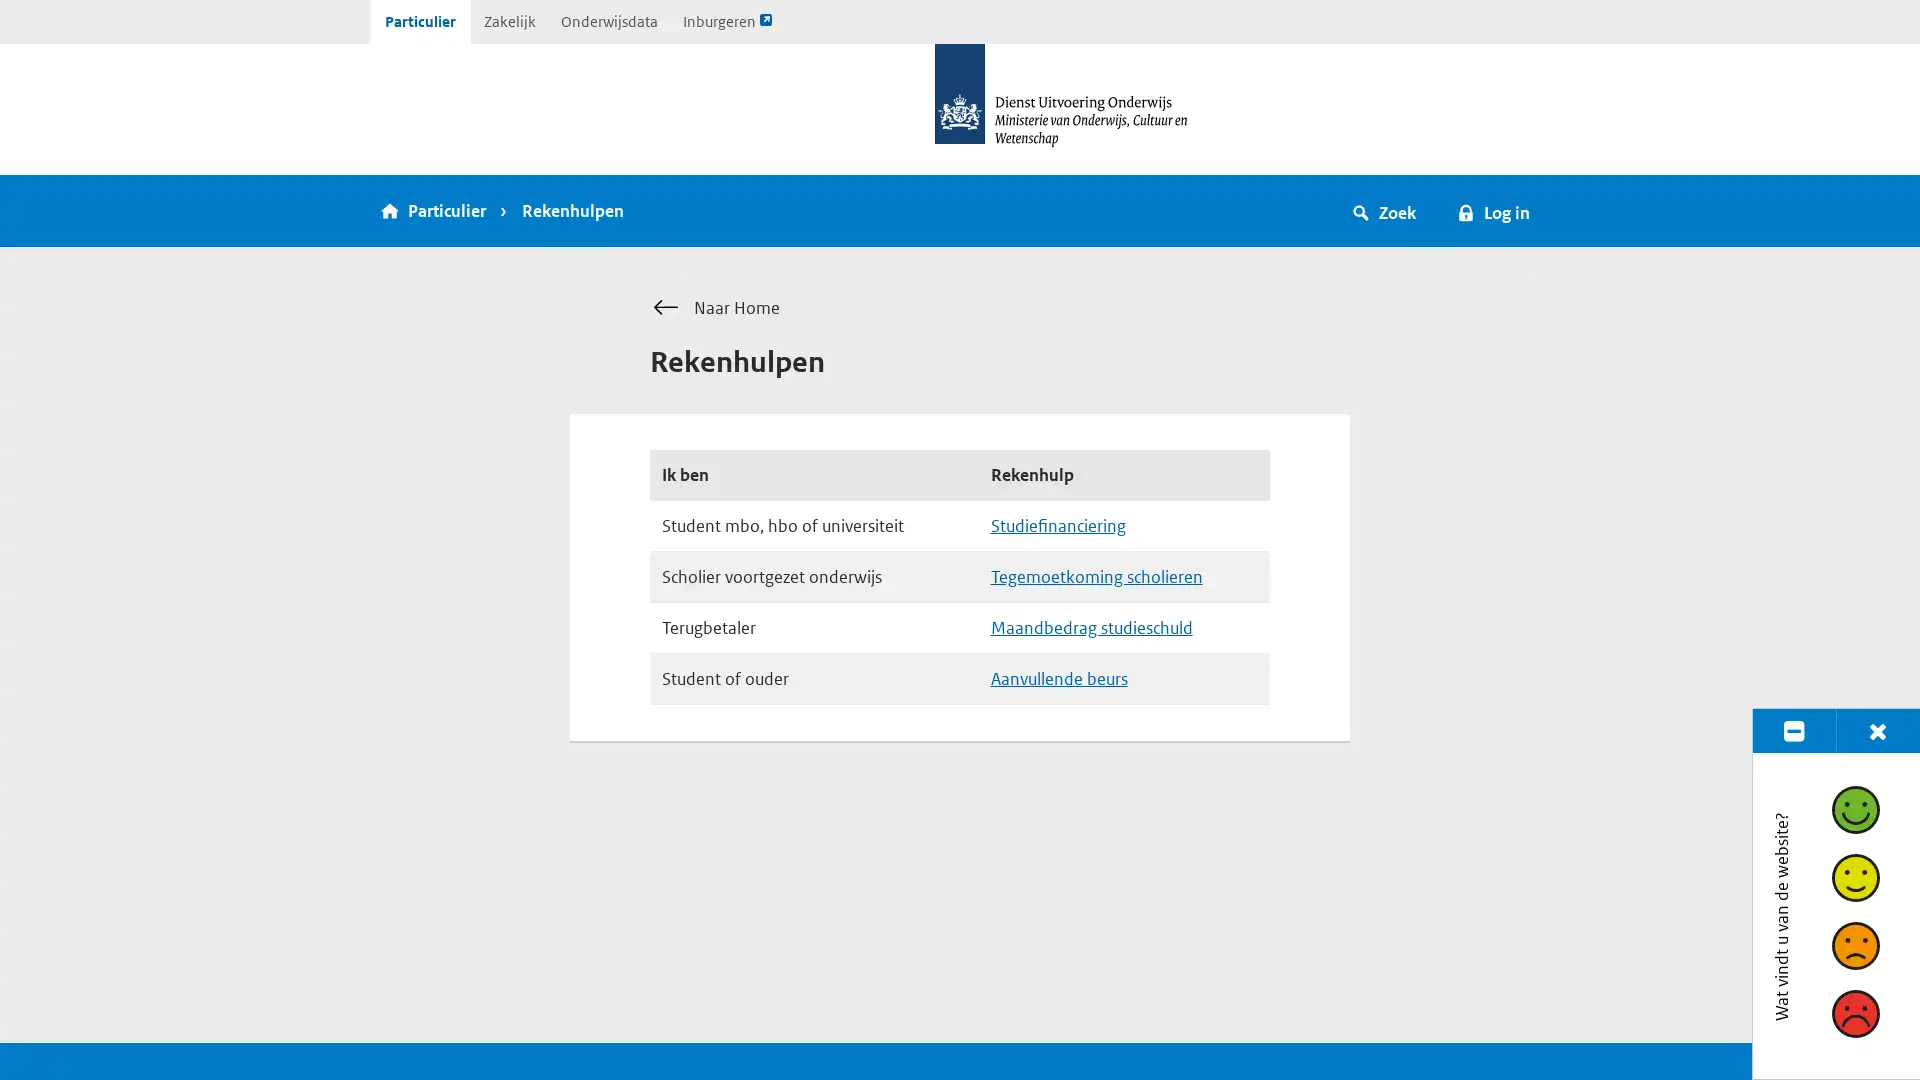  What do you see at coordinates (1853, 808) in the screenshot?
I see `Goed` at bounding box center [1853, 808].